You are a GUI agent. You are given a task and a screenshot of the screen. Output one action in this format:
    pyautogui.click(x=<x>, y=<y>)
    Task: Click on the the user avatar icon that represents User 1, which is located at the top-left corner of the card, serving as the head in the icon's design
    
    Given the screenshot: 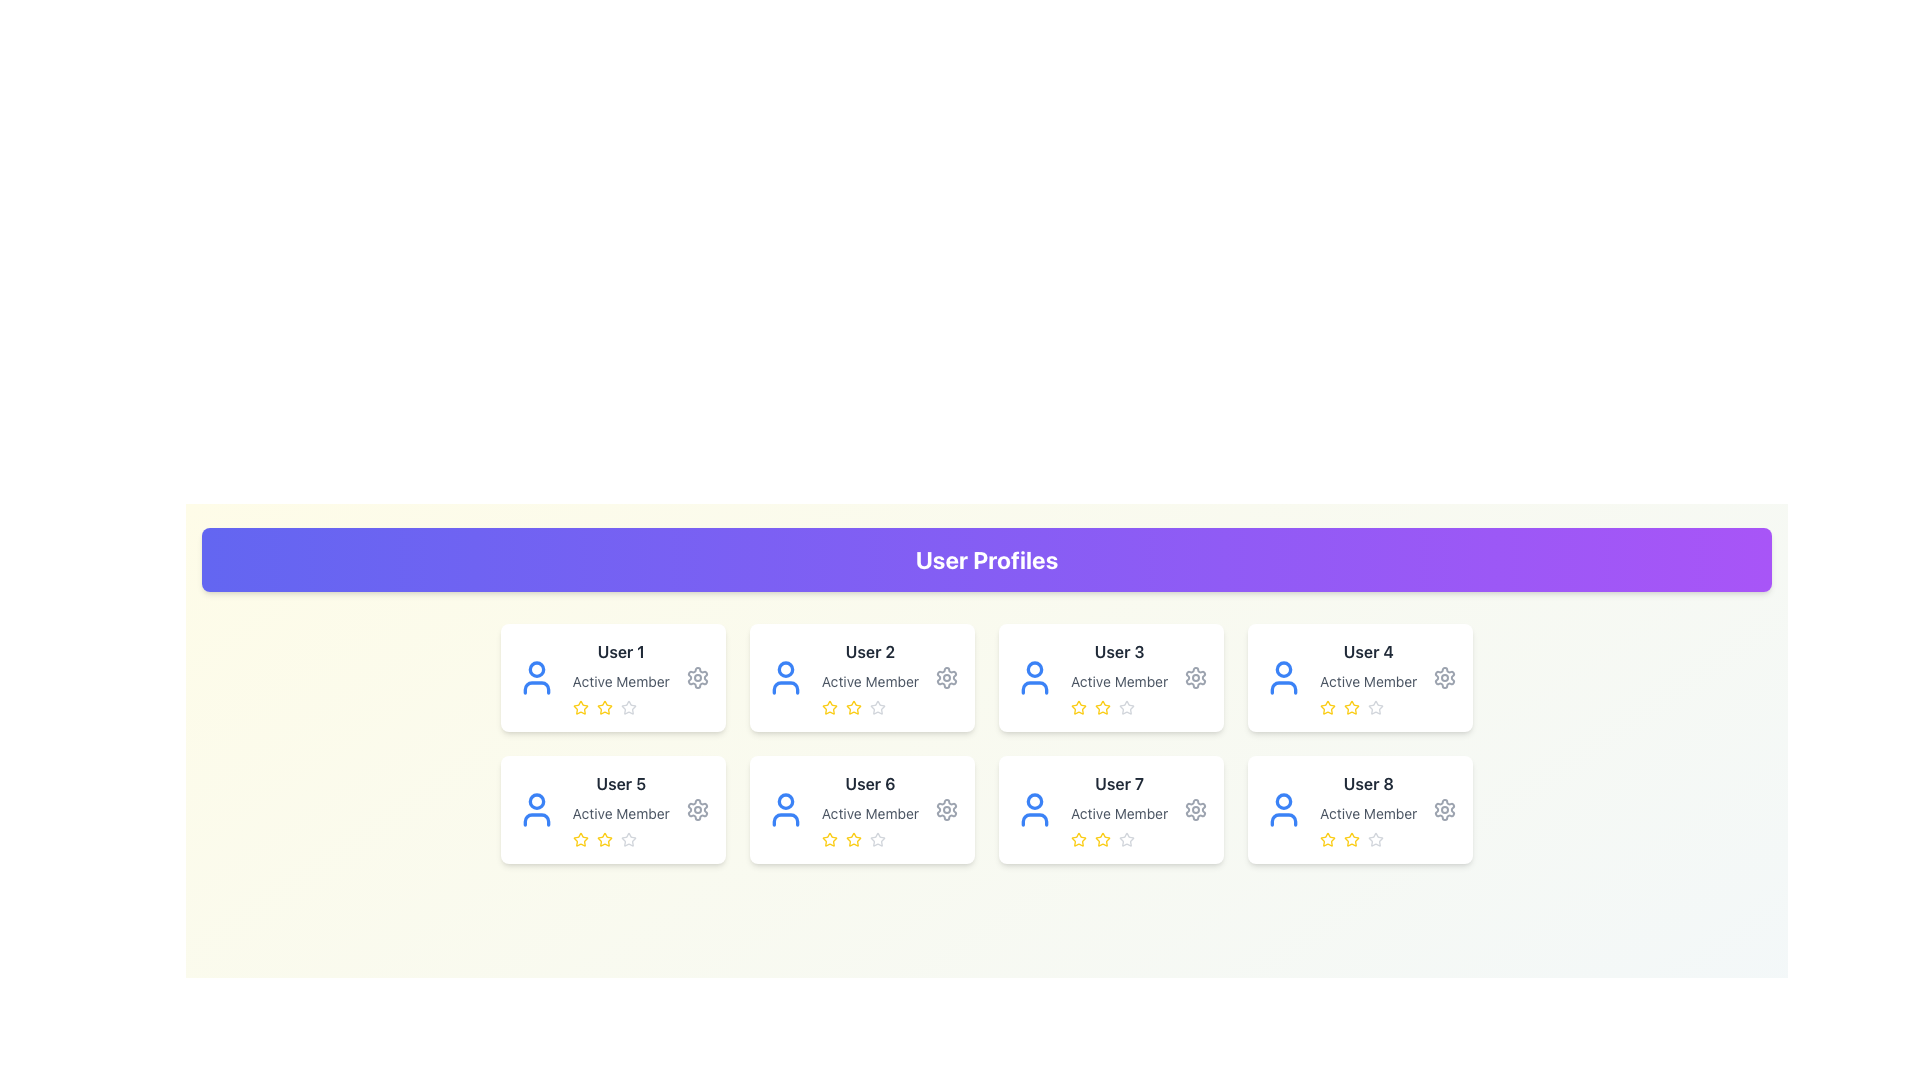 What is the action you would take?
    pyautogui.click(x=536, y=669)
    